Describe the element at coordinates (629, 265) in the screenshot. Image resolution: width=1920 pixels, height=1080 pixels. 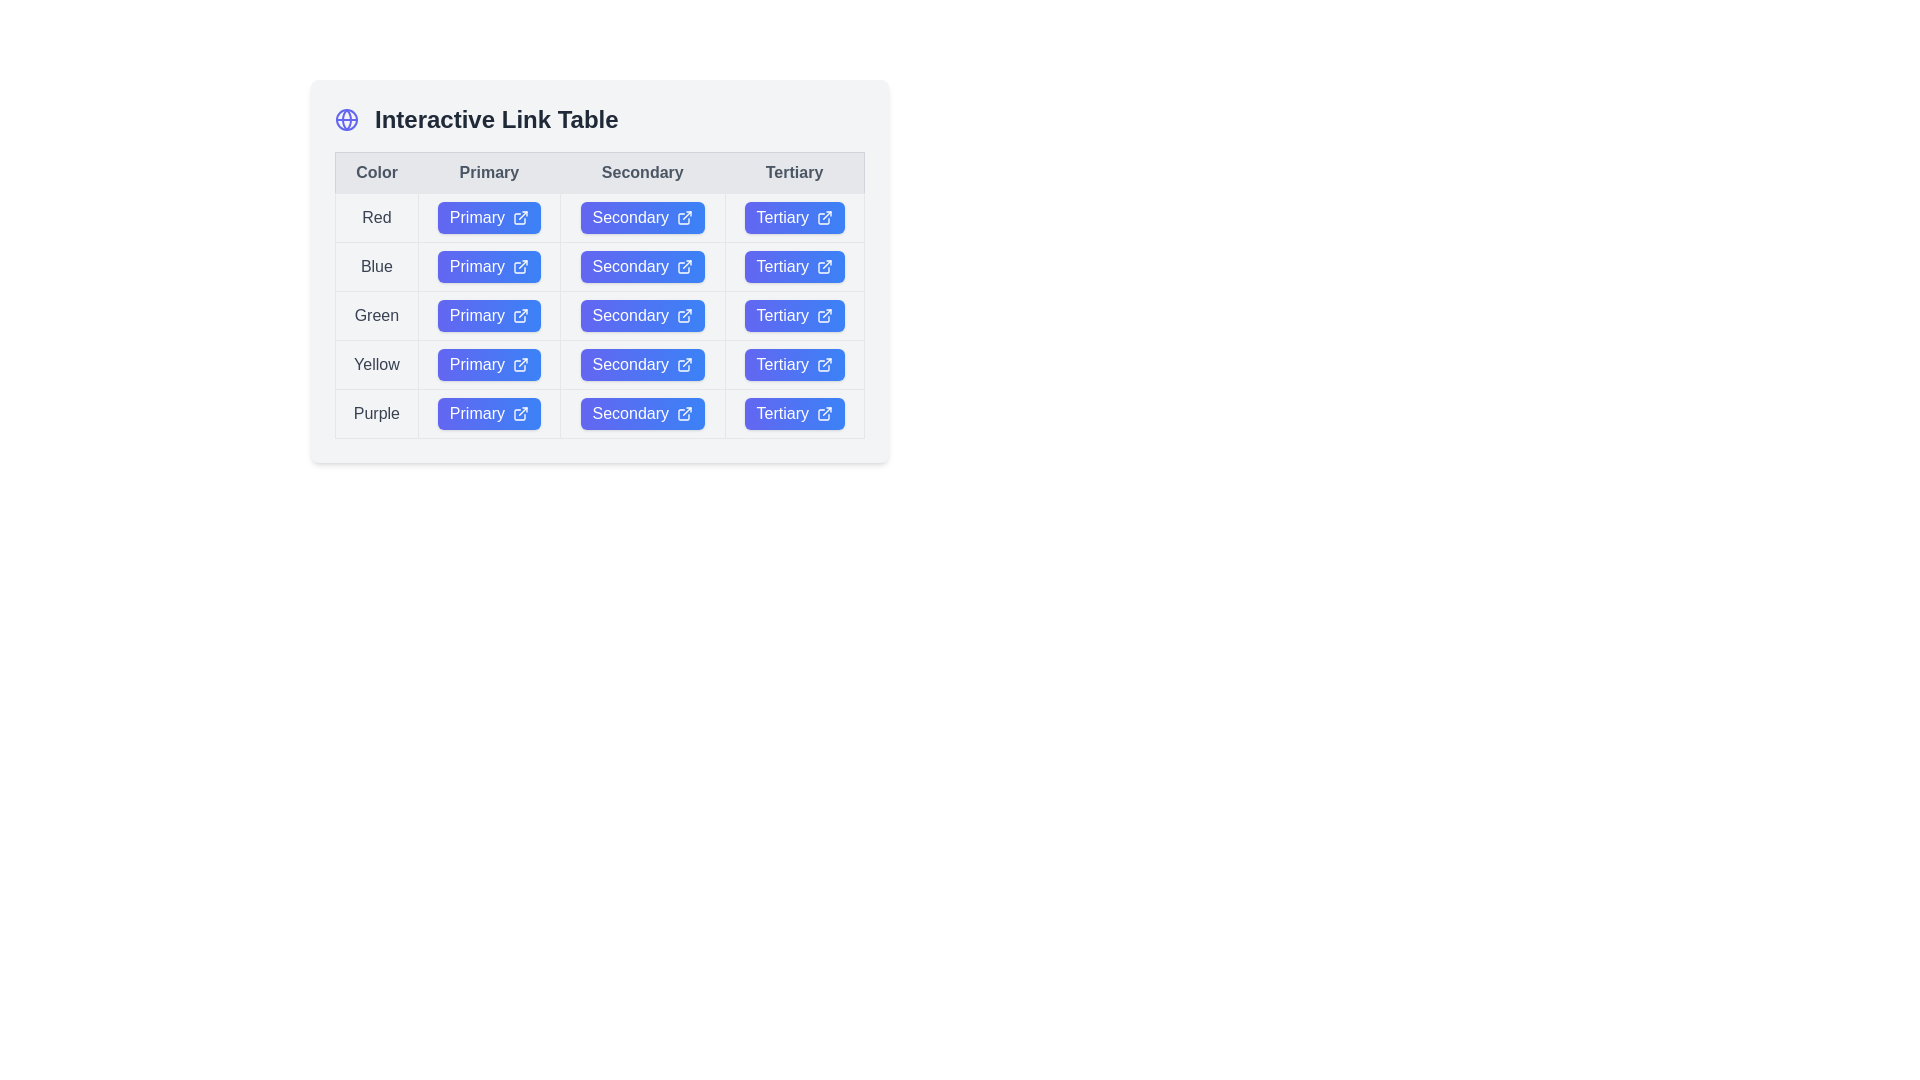
I see `the text label within the button located in the second row and second column under the heading 'Secondary', adjacent to the 'Primary' button on the left and 'Tertiary' button on the right` at that location.